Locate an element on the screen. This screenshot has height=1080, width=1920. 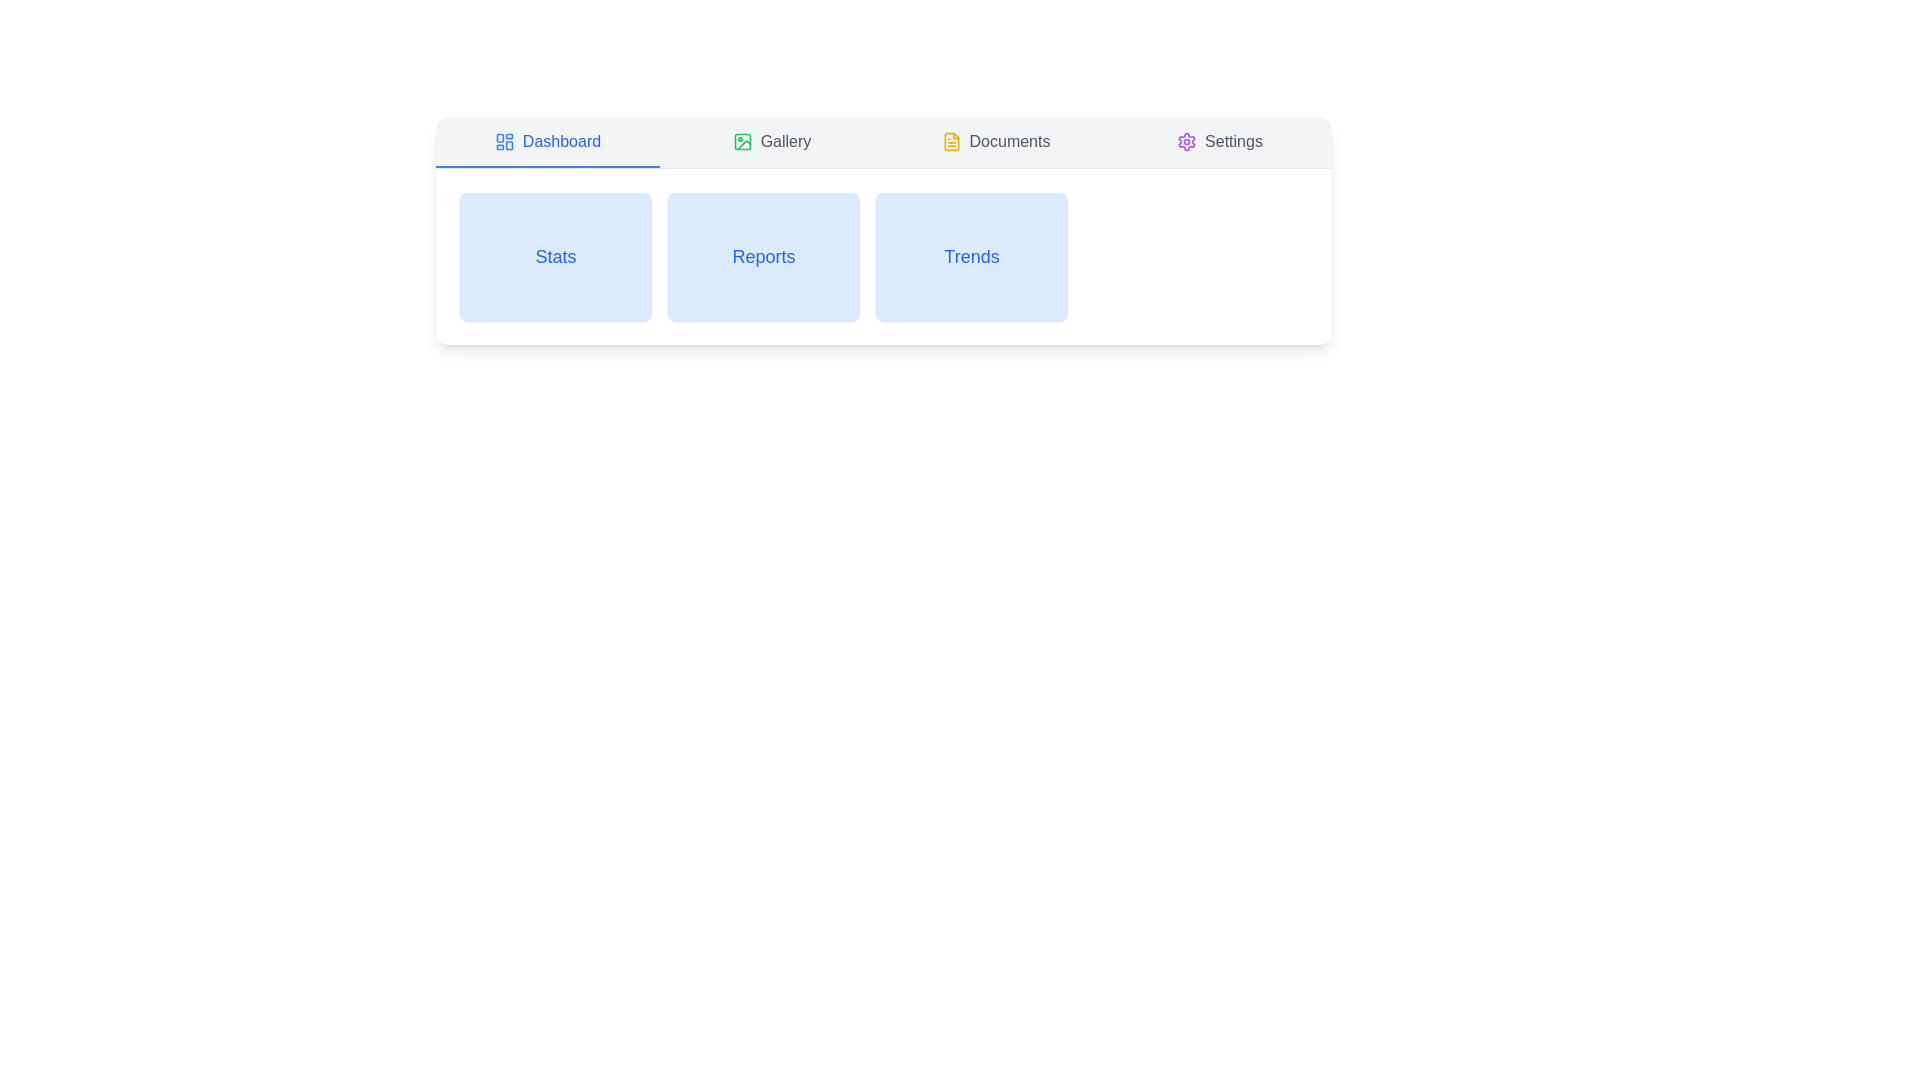
the Navigation menu item, which is the second item from the left in the navigation bar is located at coordinates (771, 141).